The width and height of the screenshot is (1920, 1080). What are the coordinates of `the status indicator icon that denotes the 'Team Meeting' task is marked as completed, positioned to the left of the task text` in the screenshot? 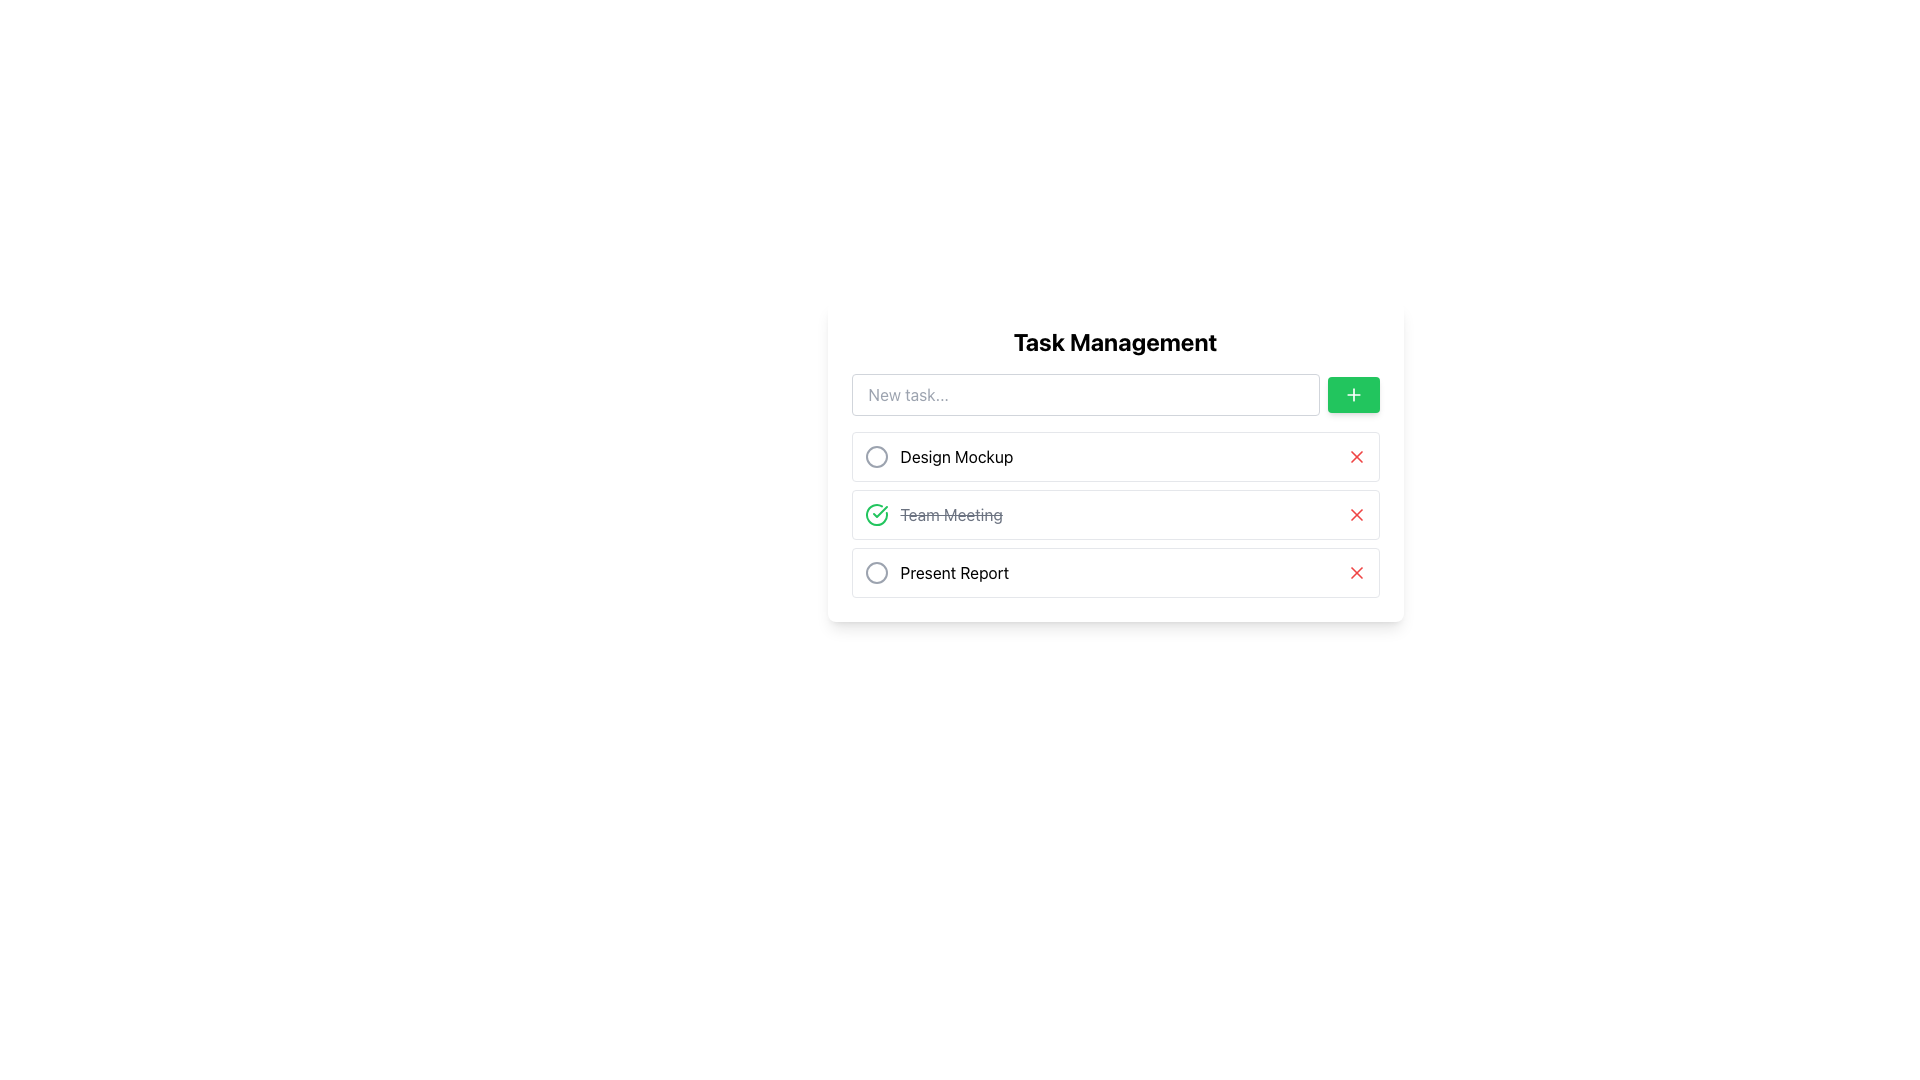 It's located at (876, 514).